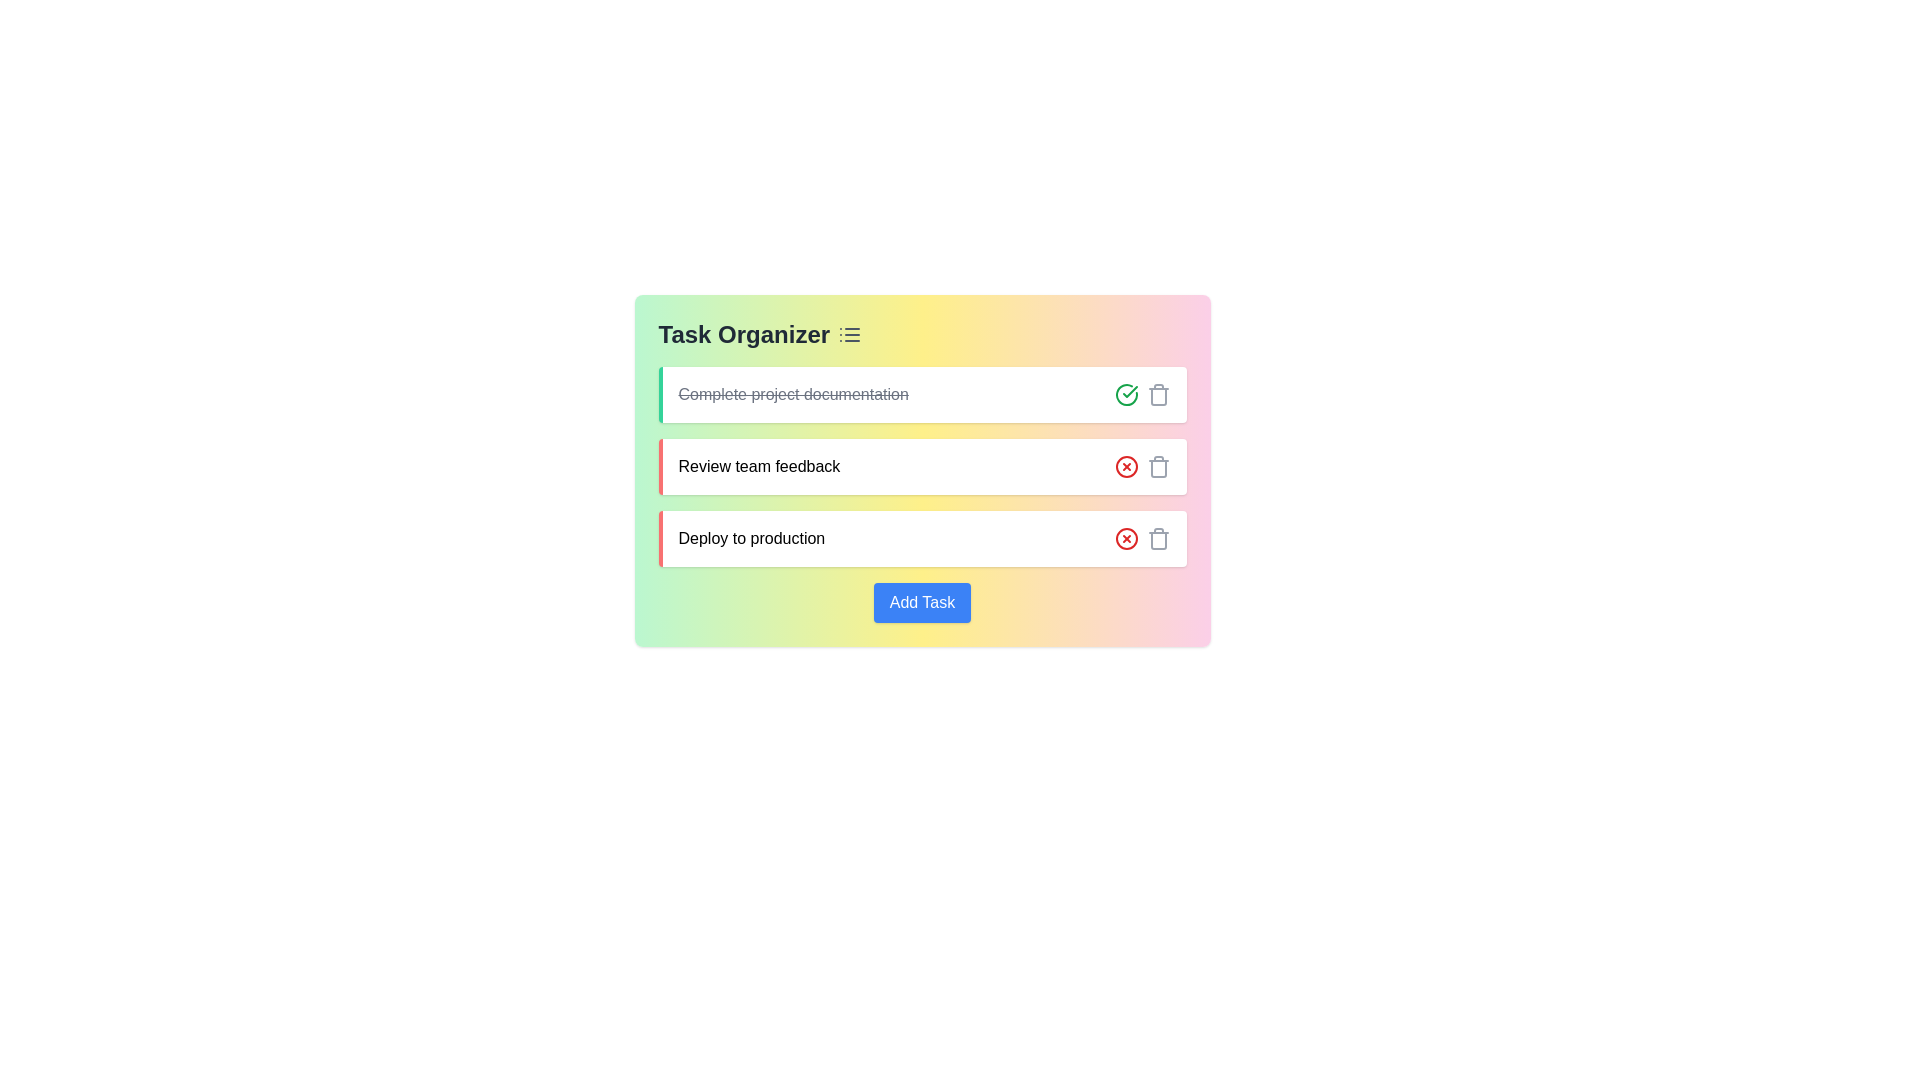  What do you see at coordinates (850, 334) in the screenshot?
I see `the small gray icon resembling a list, located to the right of the 'Task Organizer' text in the header` at bounding box center [850, 334].